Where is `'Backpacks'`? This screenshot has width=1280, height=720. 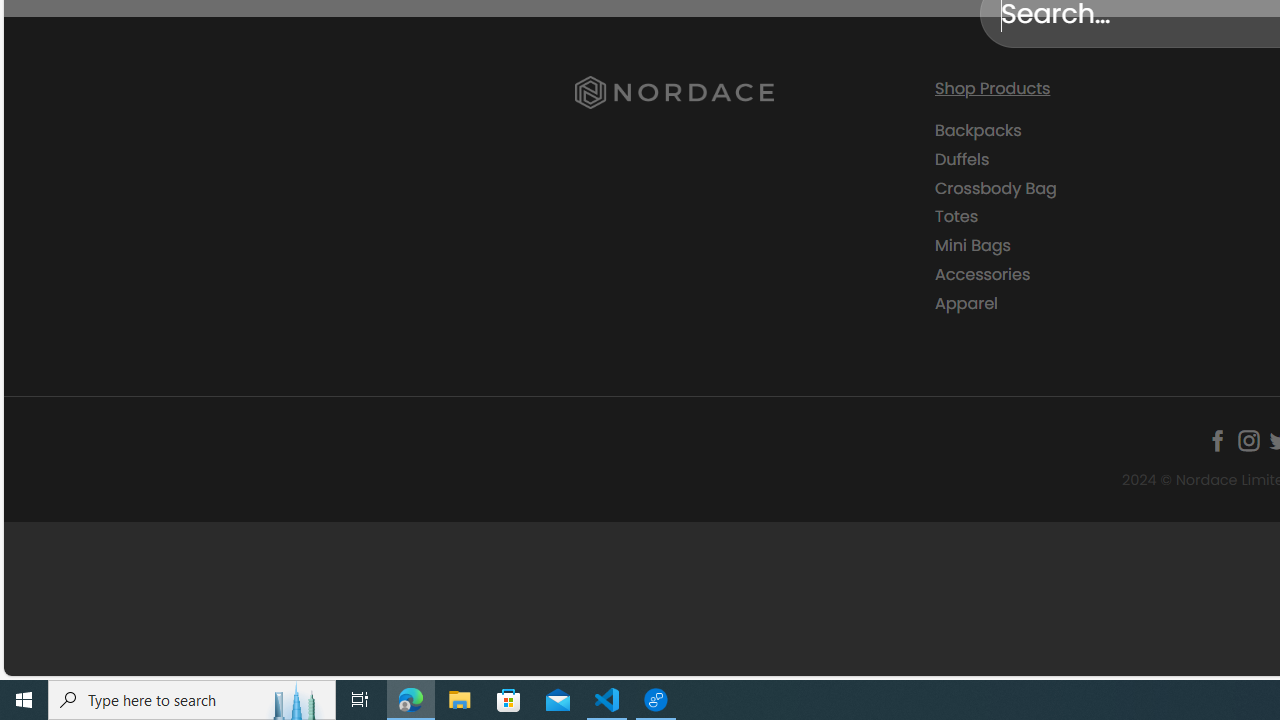
'Backpacks' is located at coordinates (1098, 131).